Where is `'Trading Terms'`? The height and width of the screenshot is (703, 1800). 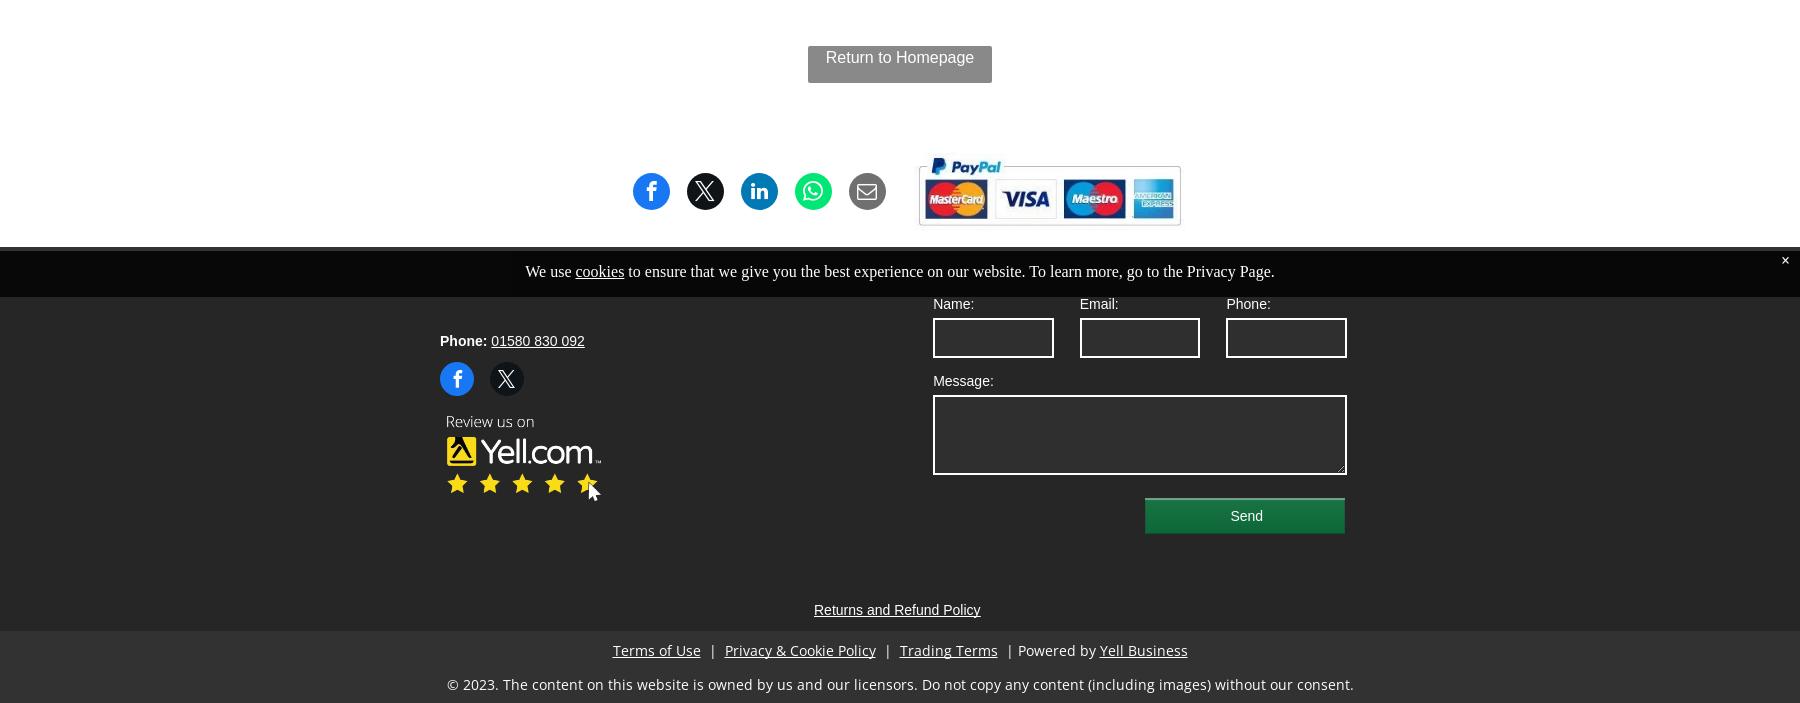
'Trading Terms' is located at coordinates (947, 650).